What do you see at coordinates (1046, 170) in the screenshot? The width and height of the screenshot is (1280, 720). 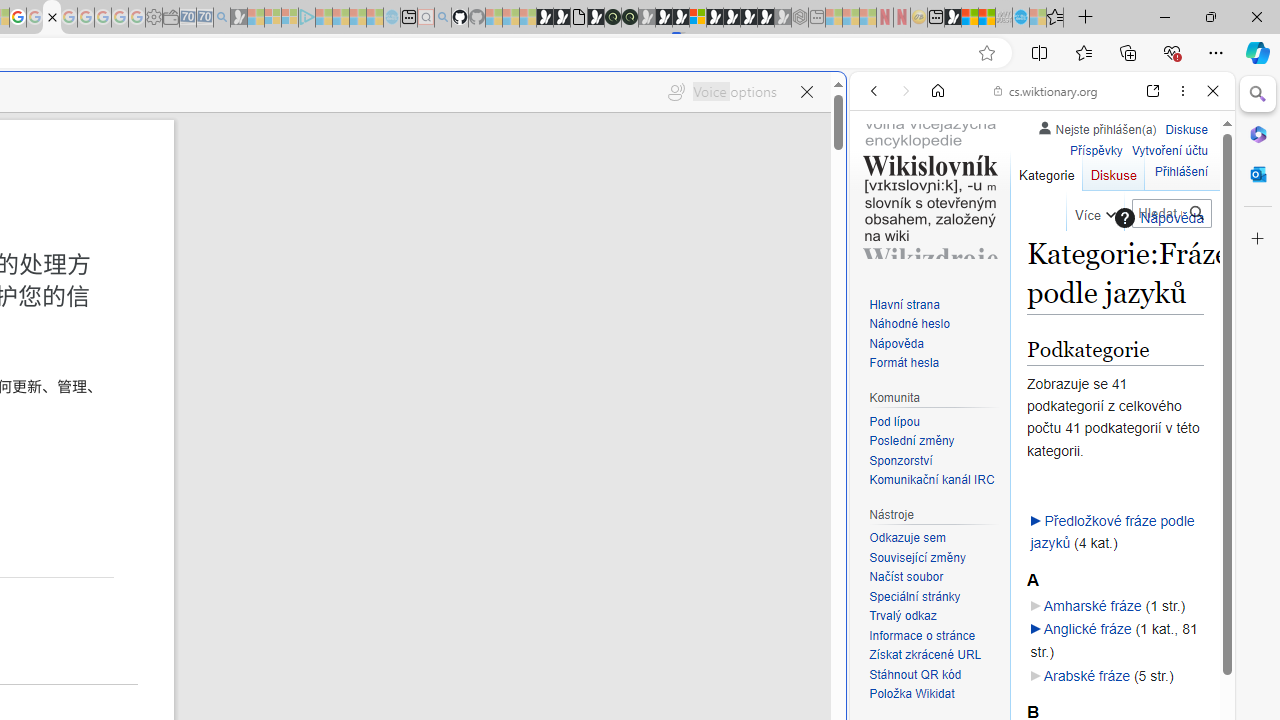 I see `'Kategorie'` at bounding box center [1046, 170].